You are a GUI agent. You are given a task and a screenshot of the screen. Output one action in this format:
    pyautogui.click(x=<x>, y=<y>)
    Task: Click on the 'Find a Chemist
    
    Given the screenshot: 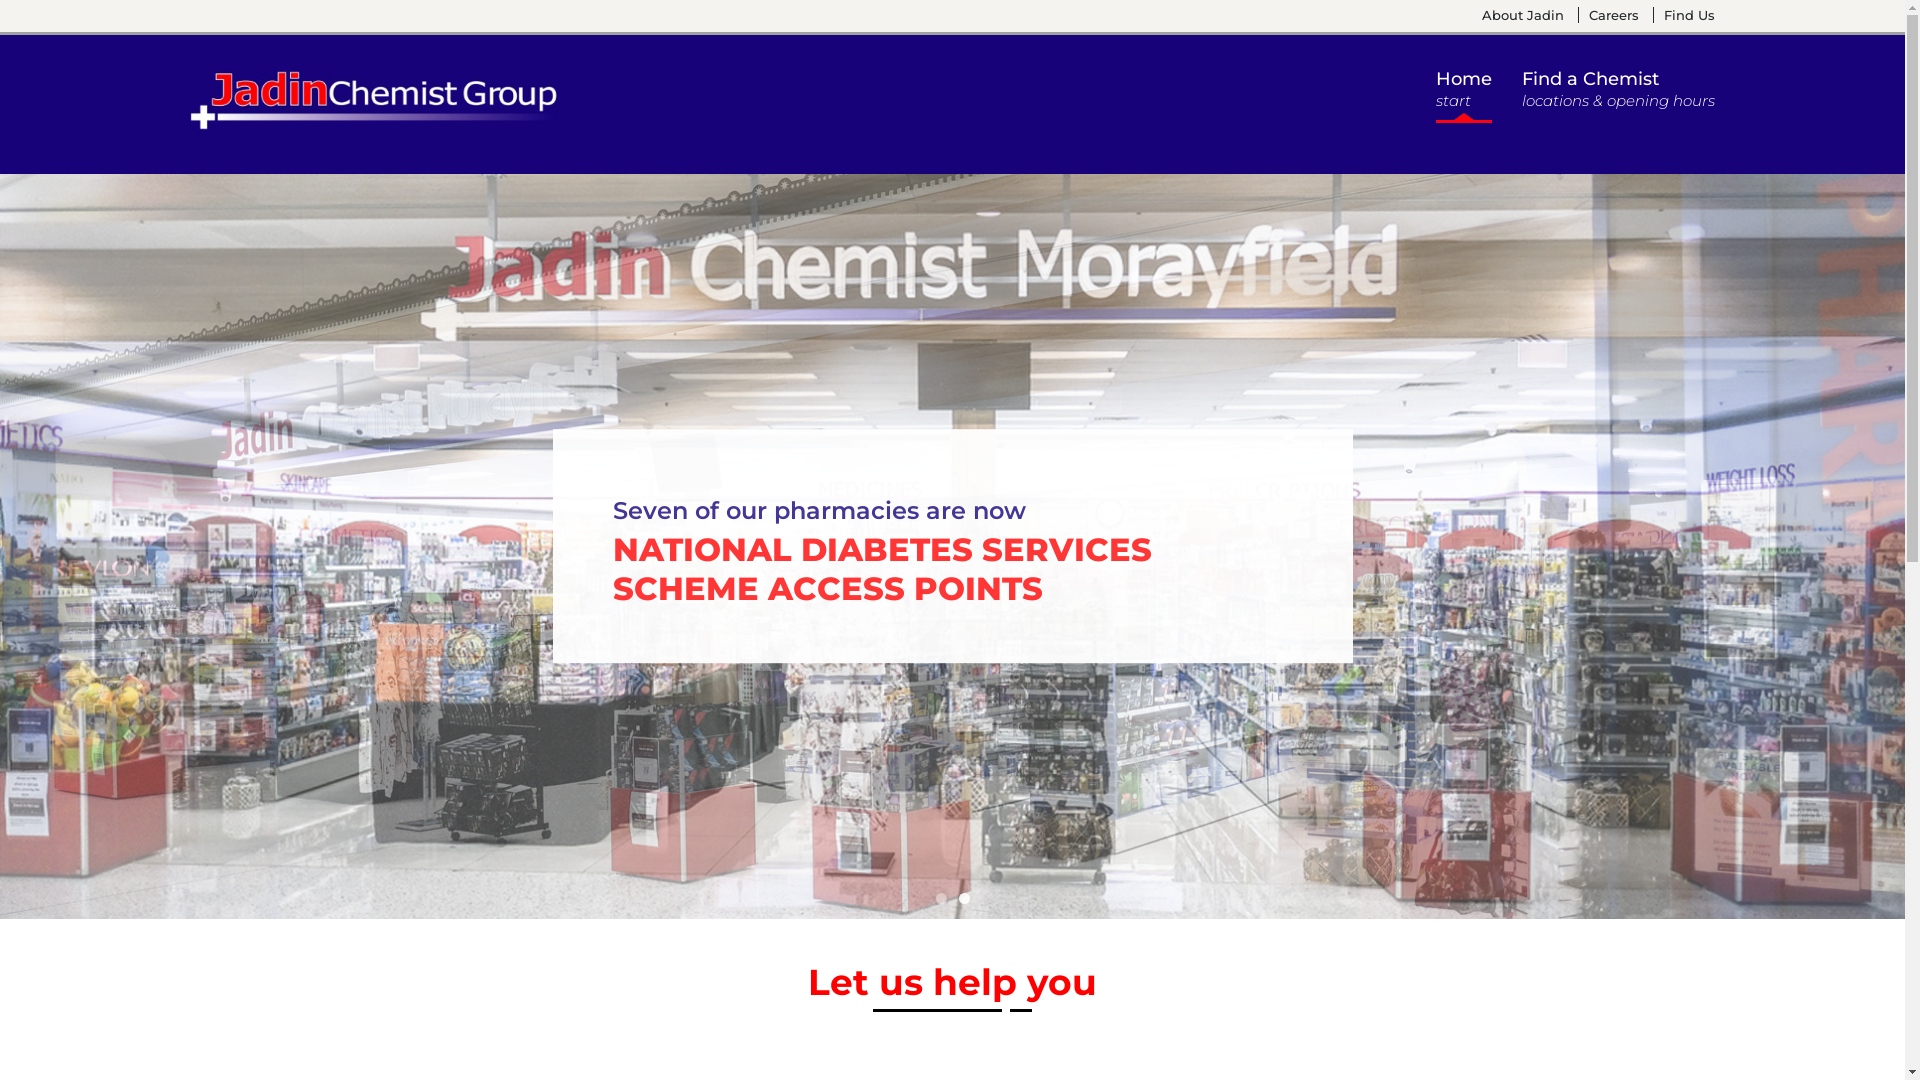 What is the action you would take?
    pyautogui.click(x=1618, y=94)
    